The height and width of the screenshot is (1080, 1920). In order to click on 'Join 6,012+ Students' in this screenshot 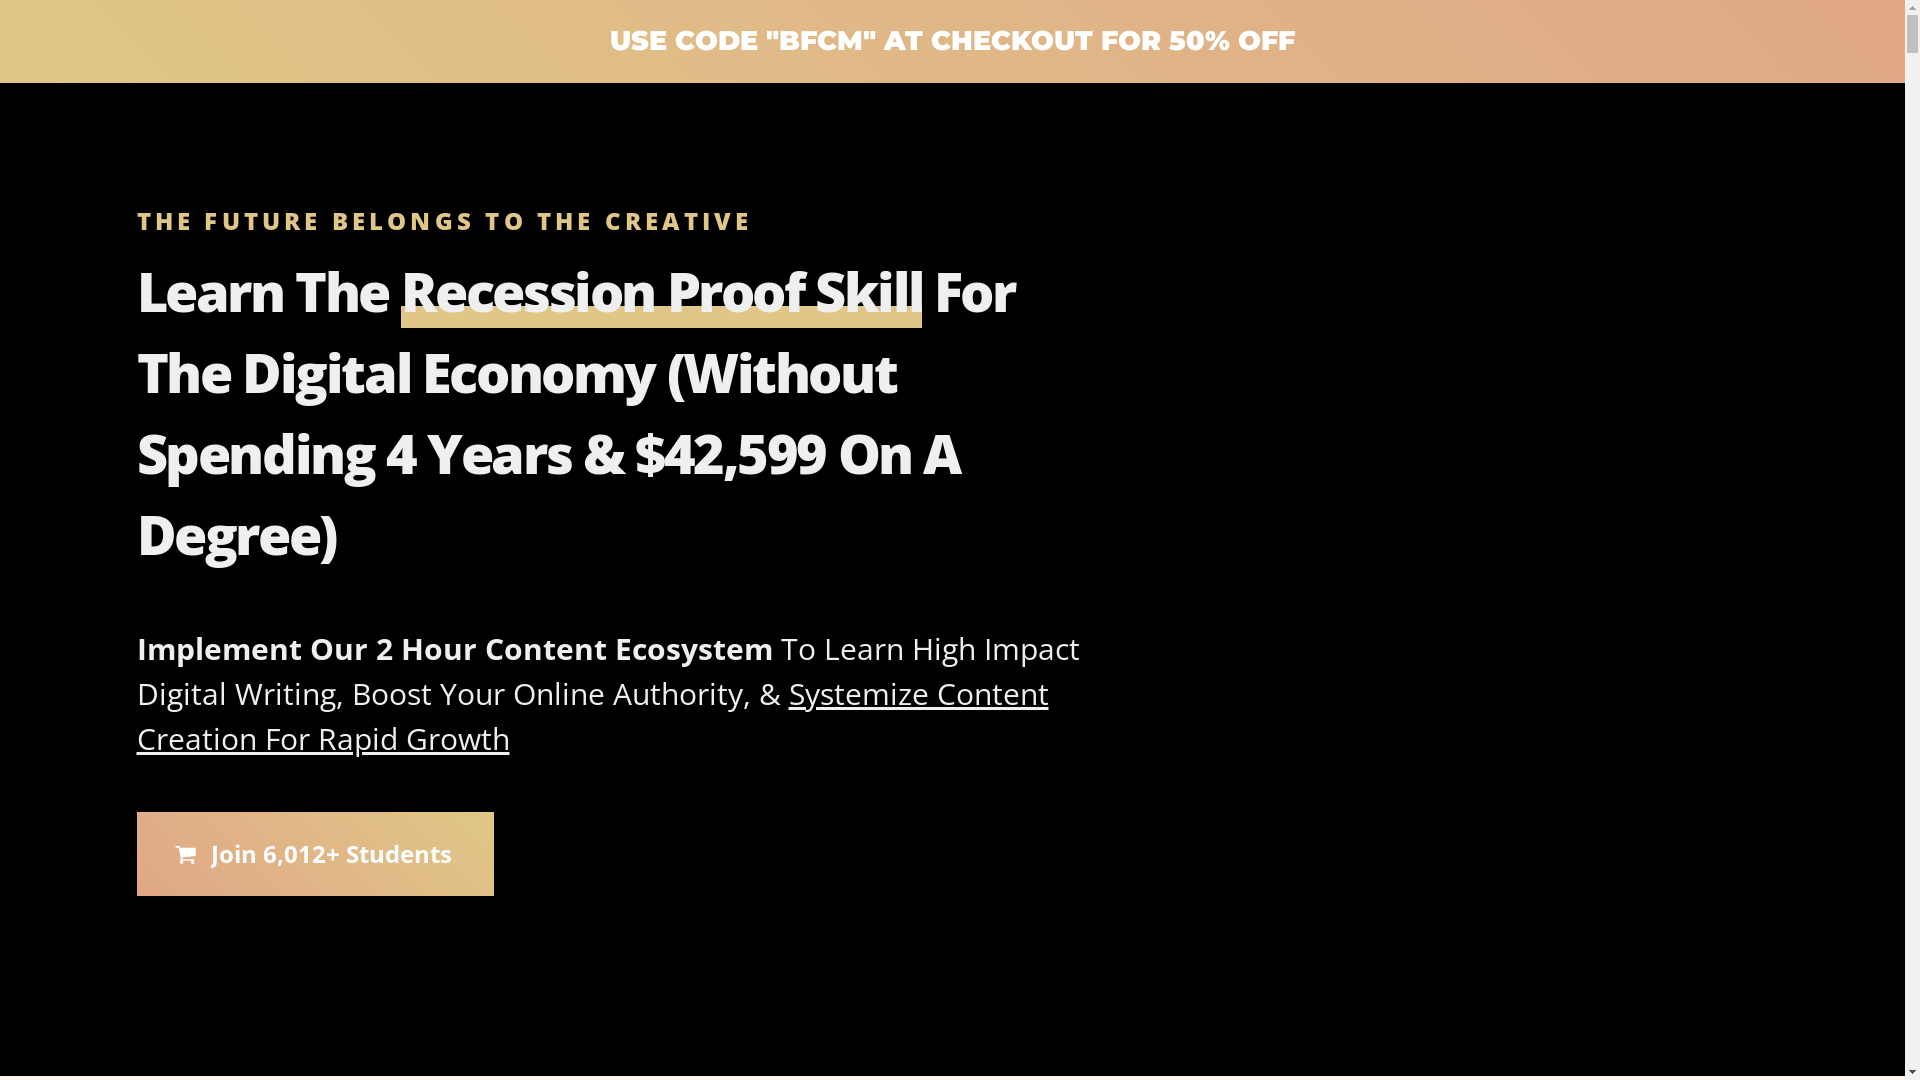, I will do `click(313, 853)`.